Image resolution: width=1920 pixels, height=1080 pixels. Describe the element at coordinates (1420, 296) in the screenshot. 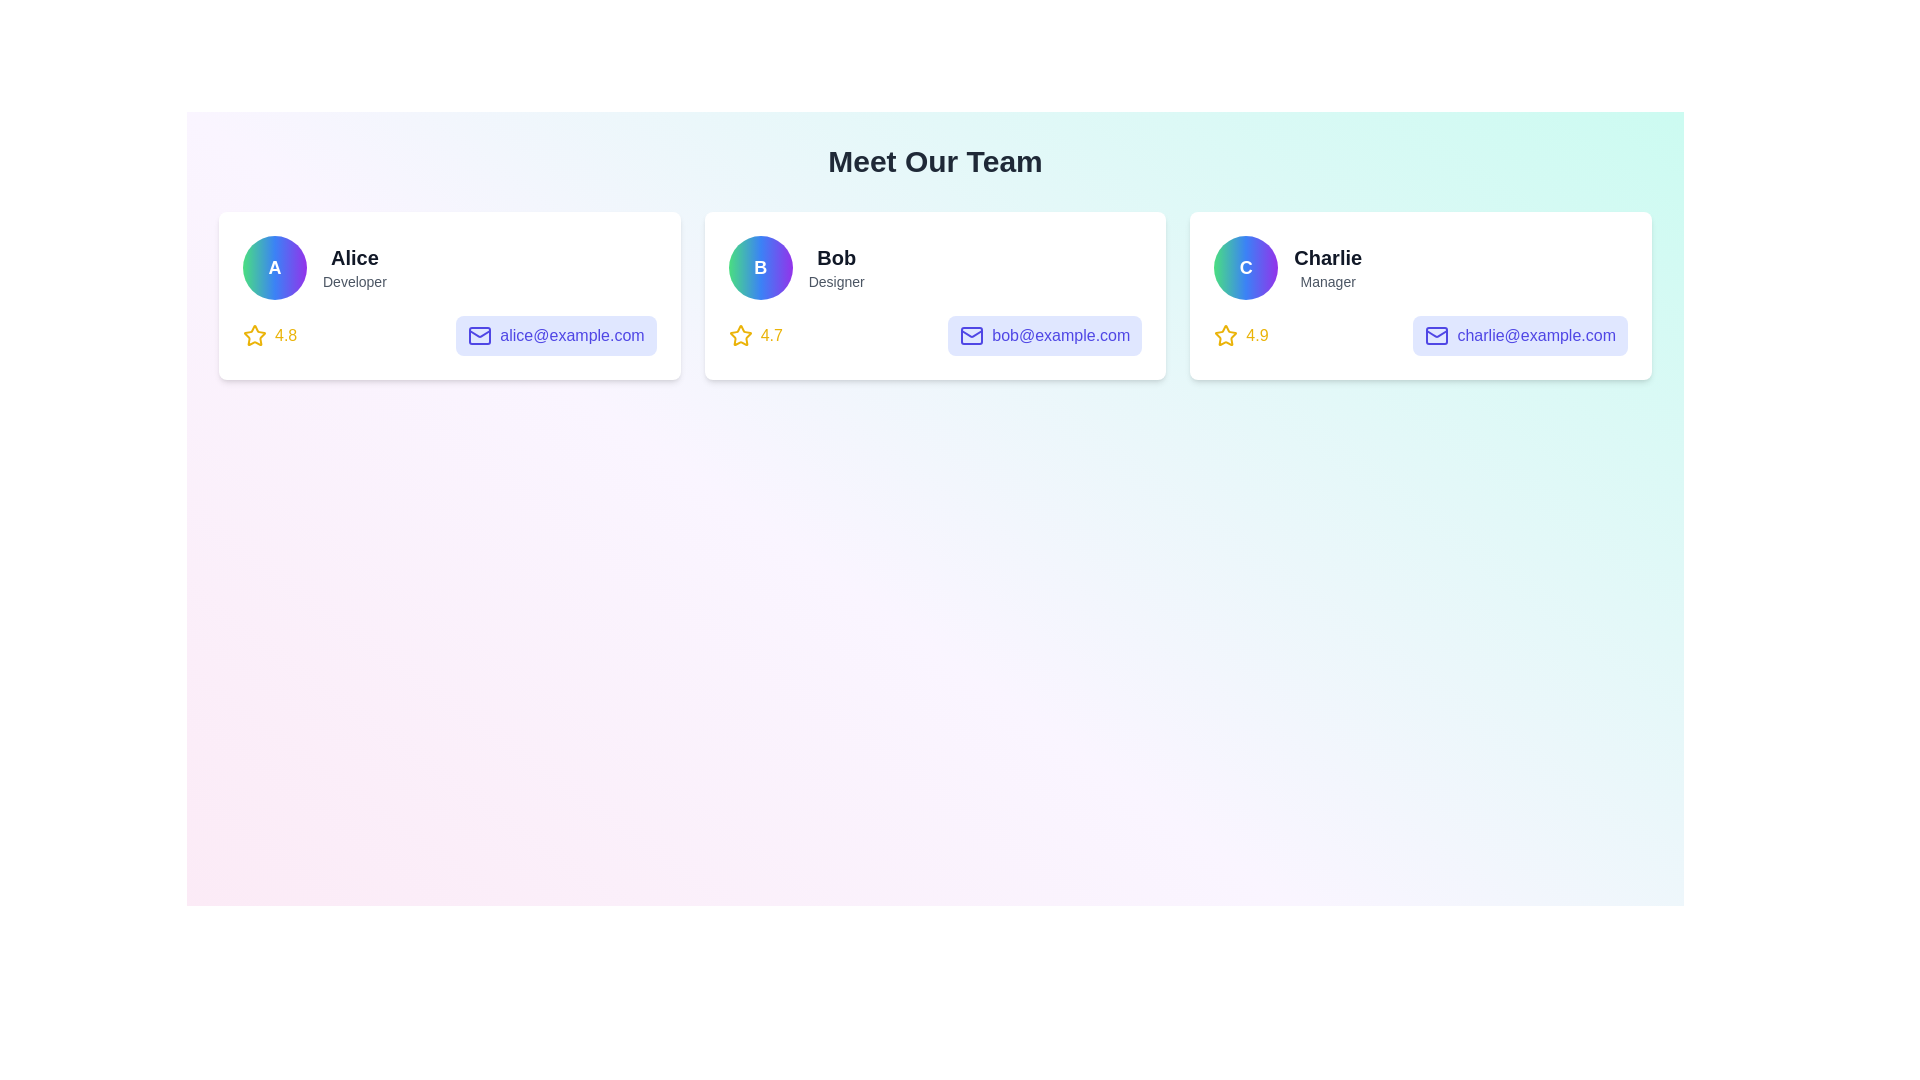

I see `the third team member's profile card in the 'Meet Our Team' section, which displays their name, role, rating, and contact email` at that location.